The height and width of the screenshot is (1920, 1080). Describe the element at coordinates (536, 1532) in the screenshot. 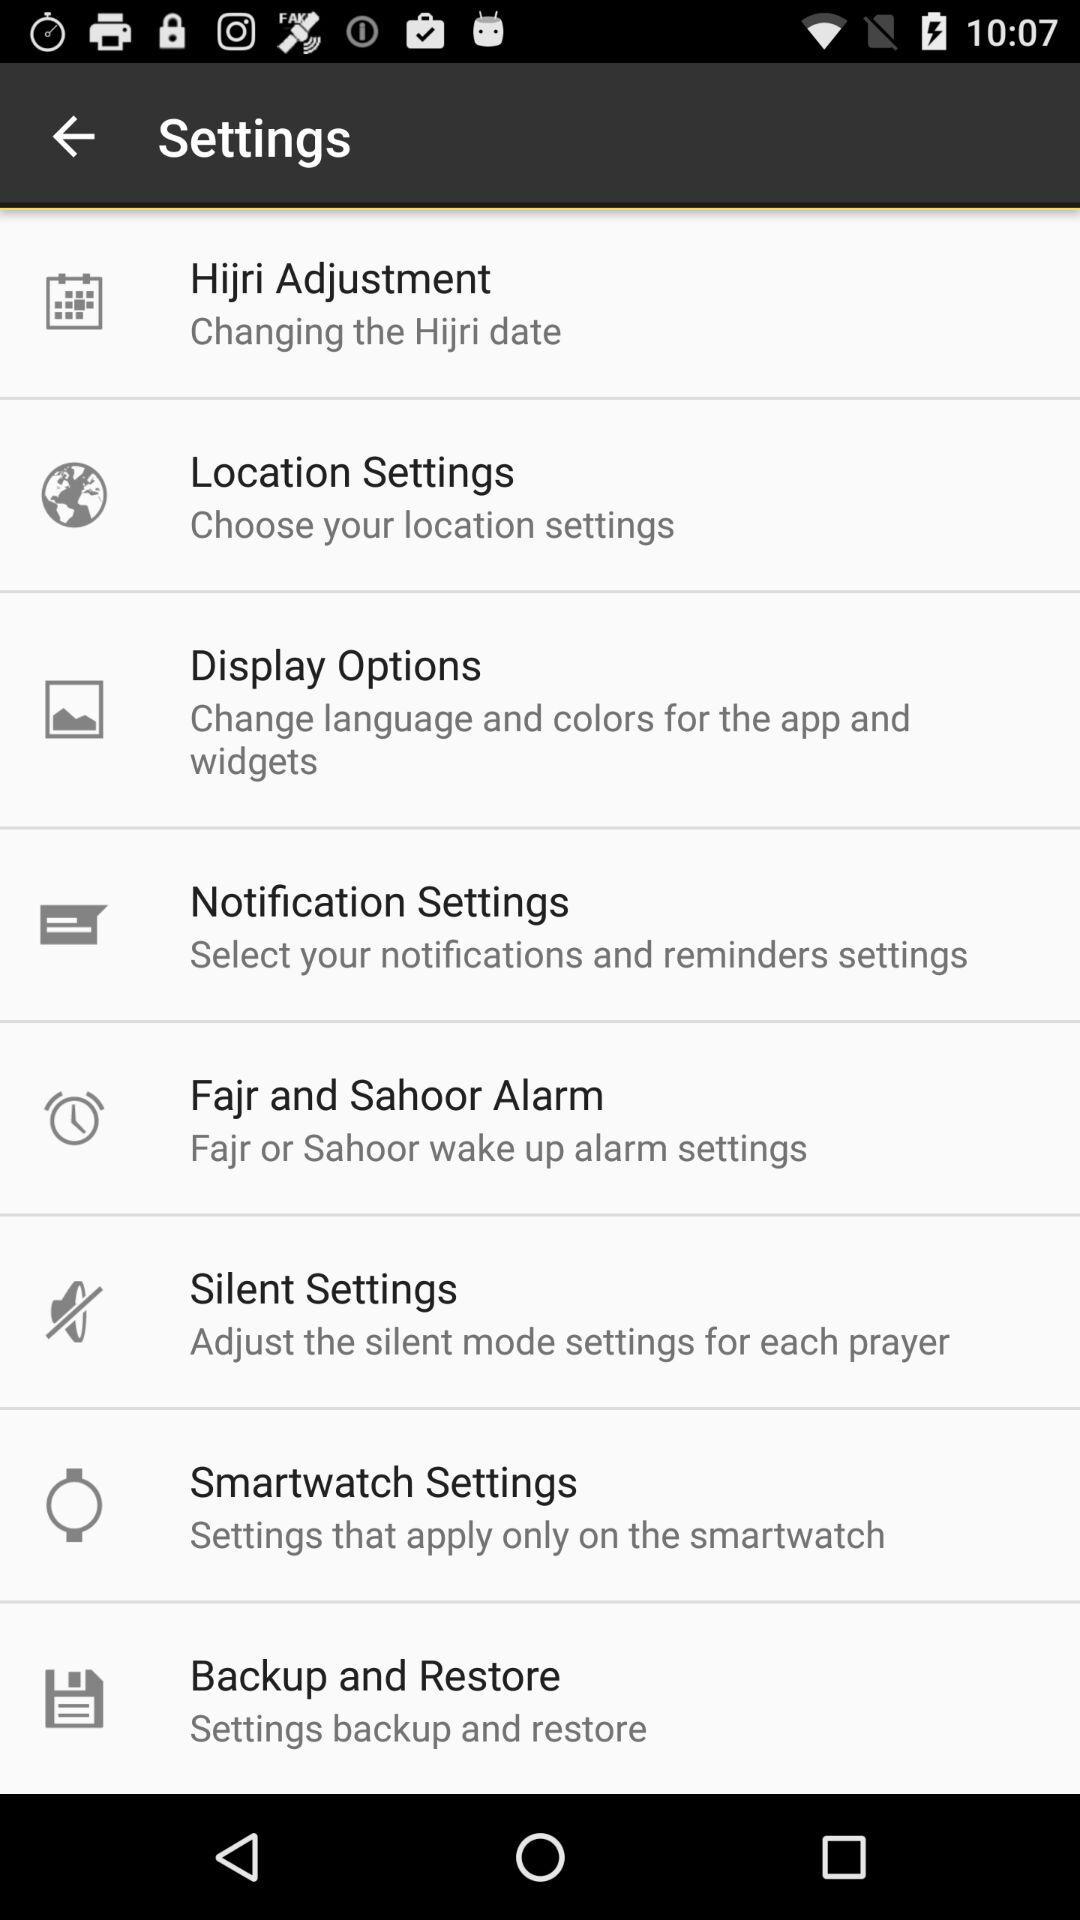

I see `settings that apply icon` at that location.